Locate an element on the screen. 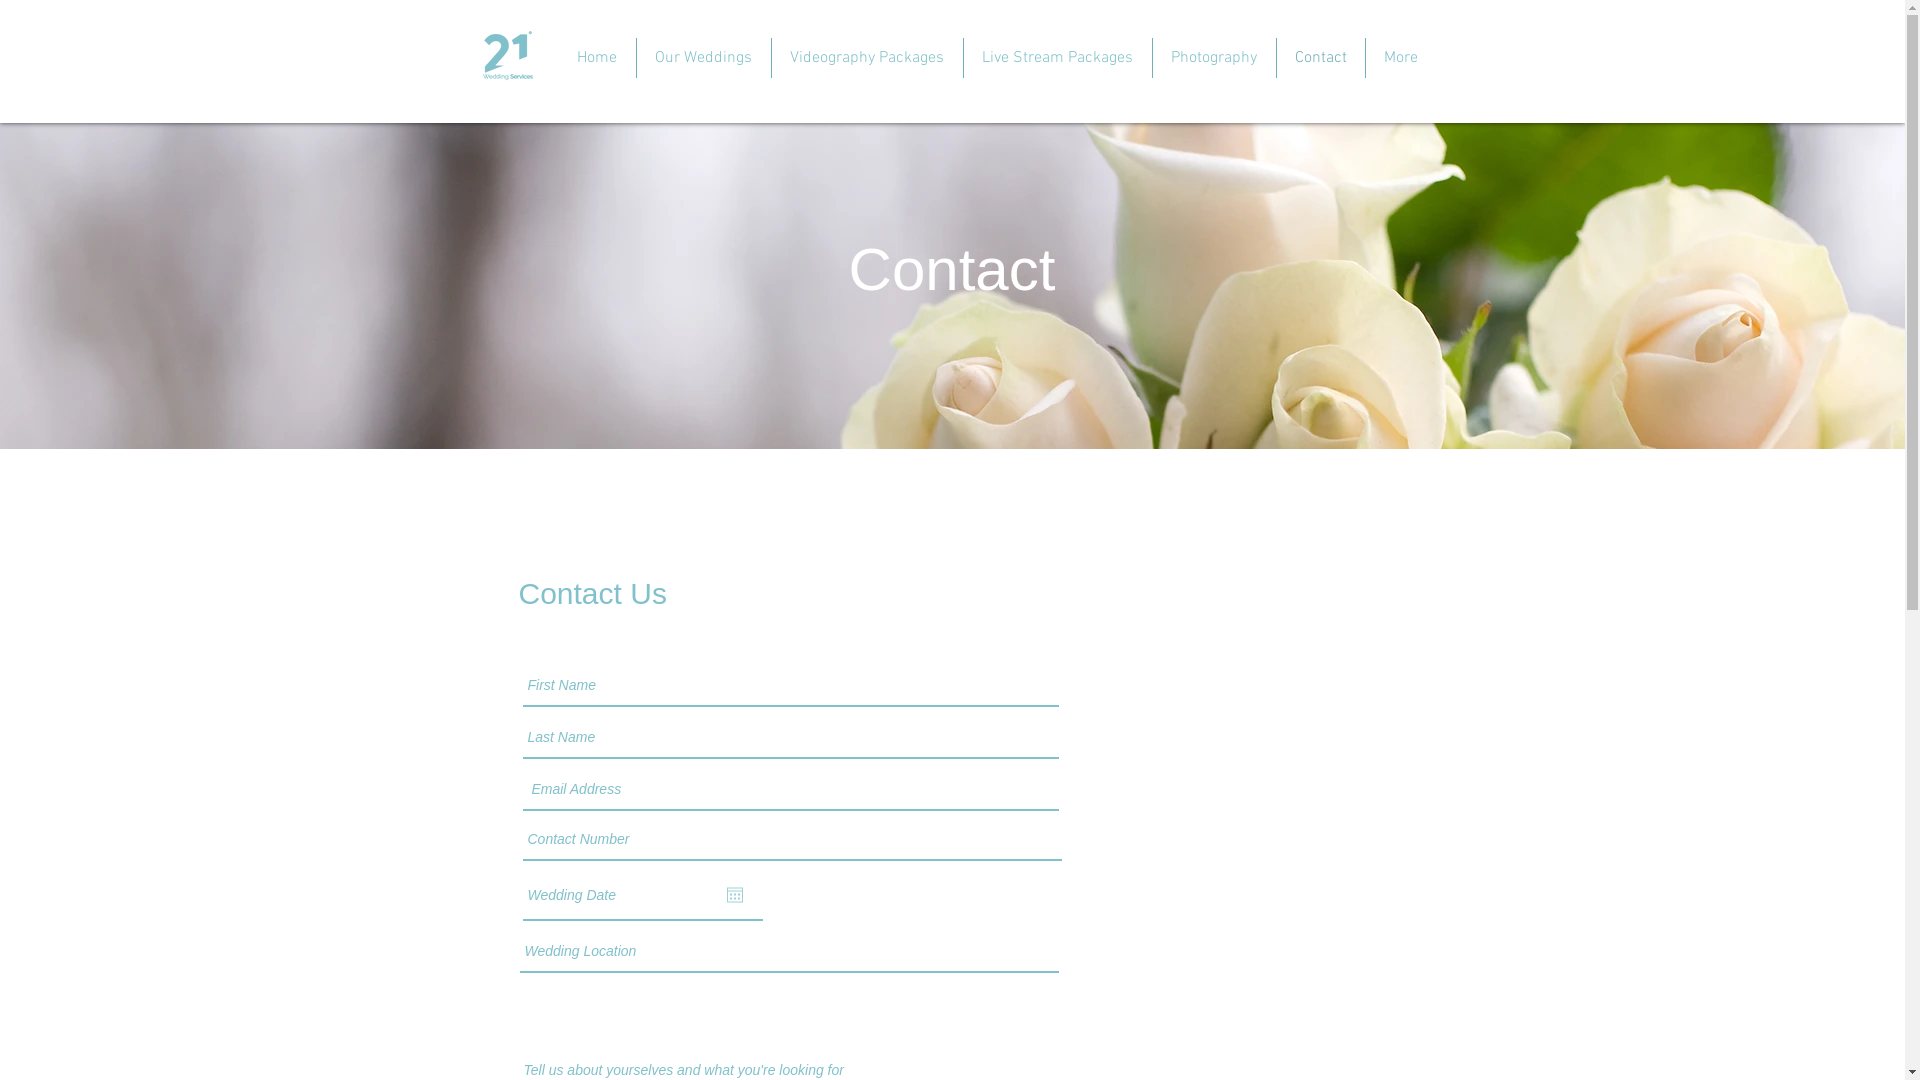  'Videography Packages' is located at coordinates (865, 56).